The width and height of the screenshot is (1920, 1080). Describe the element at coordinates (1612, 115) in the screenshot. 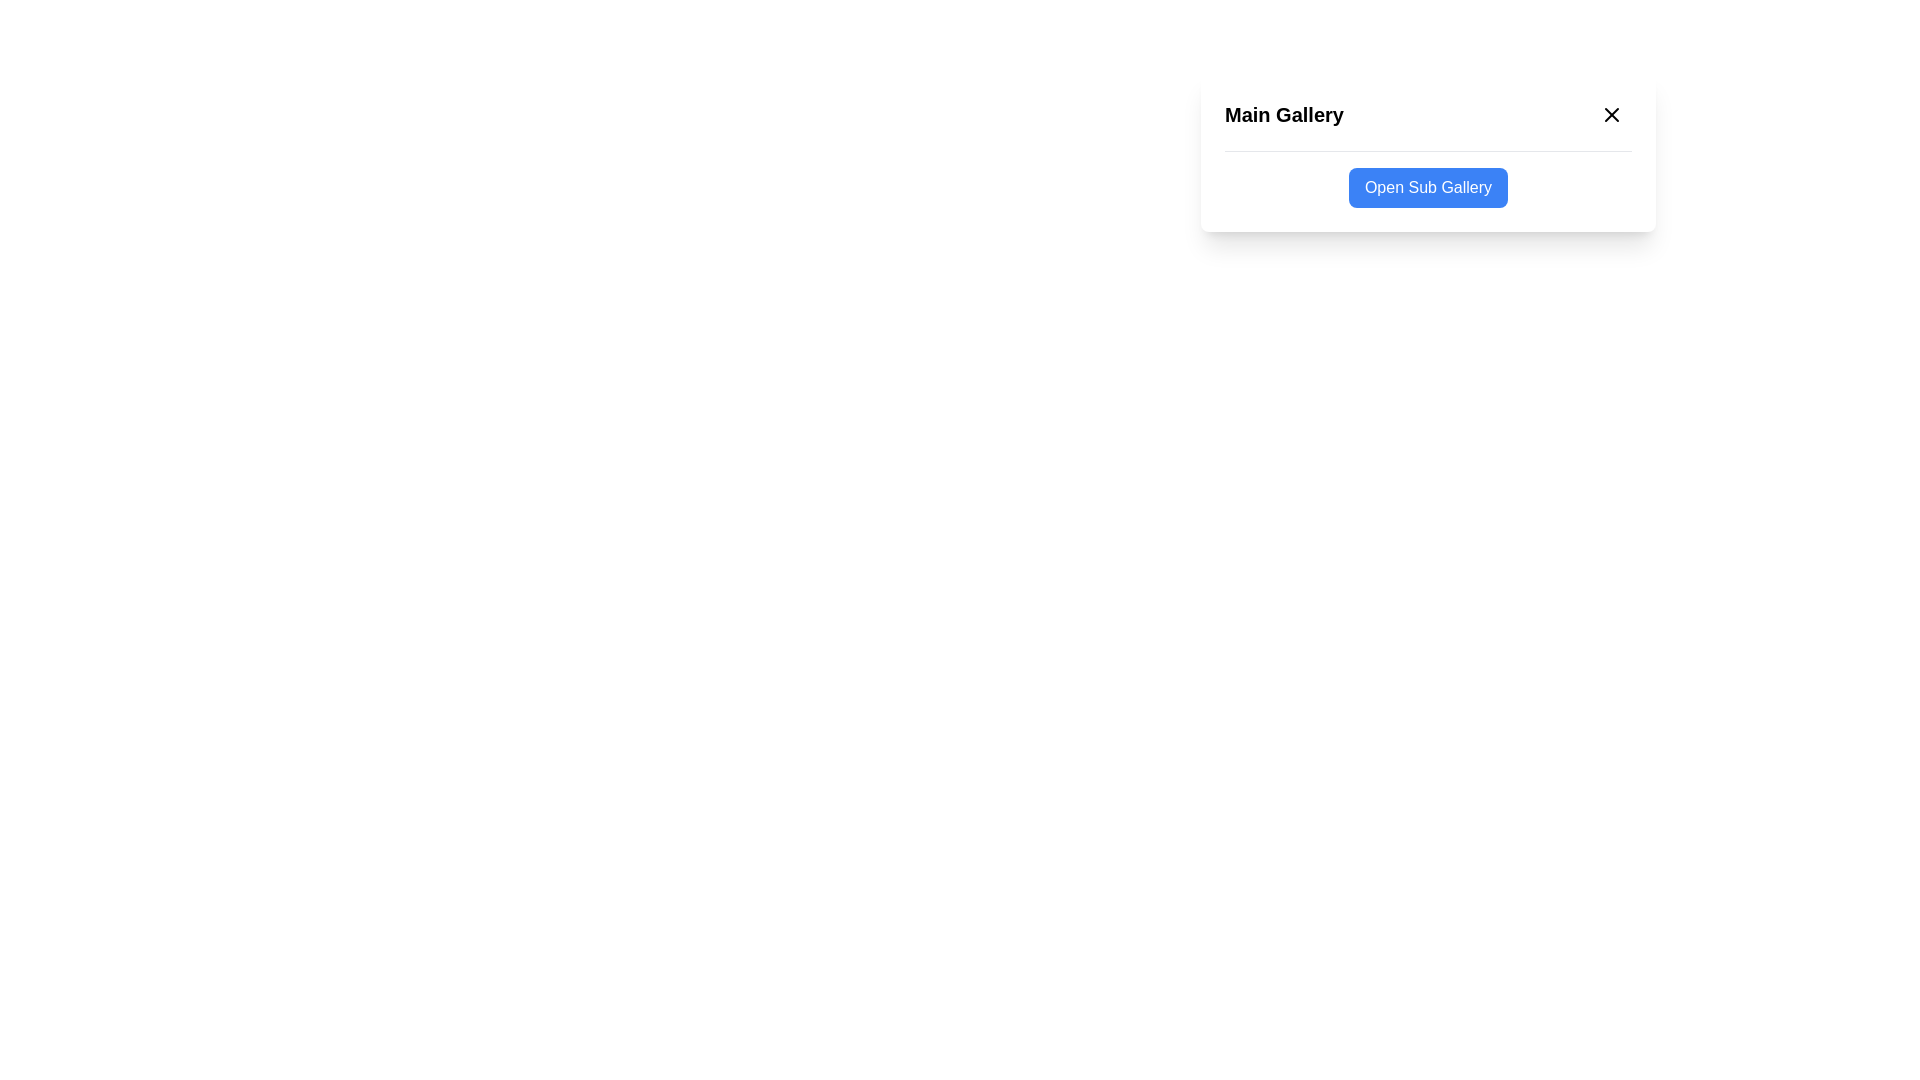

I see `the small 'X' icon located at the top-right corner of the 'Main Gallery' module` at that location.